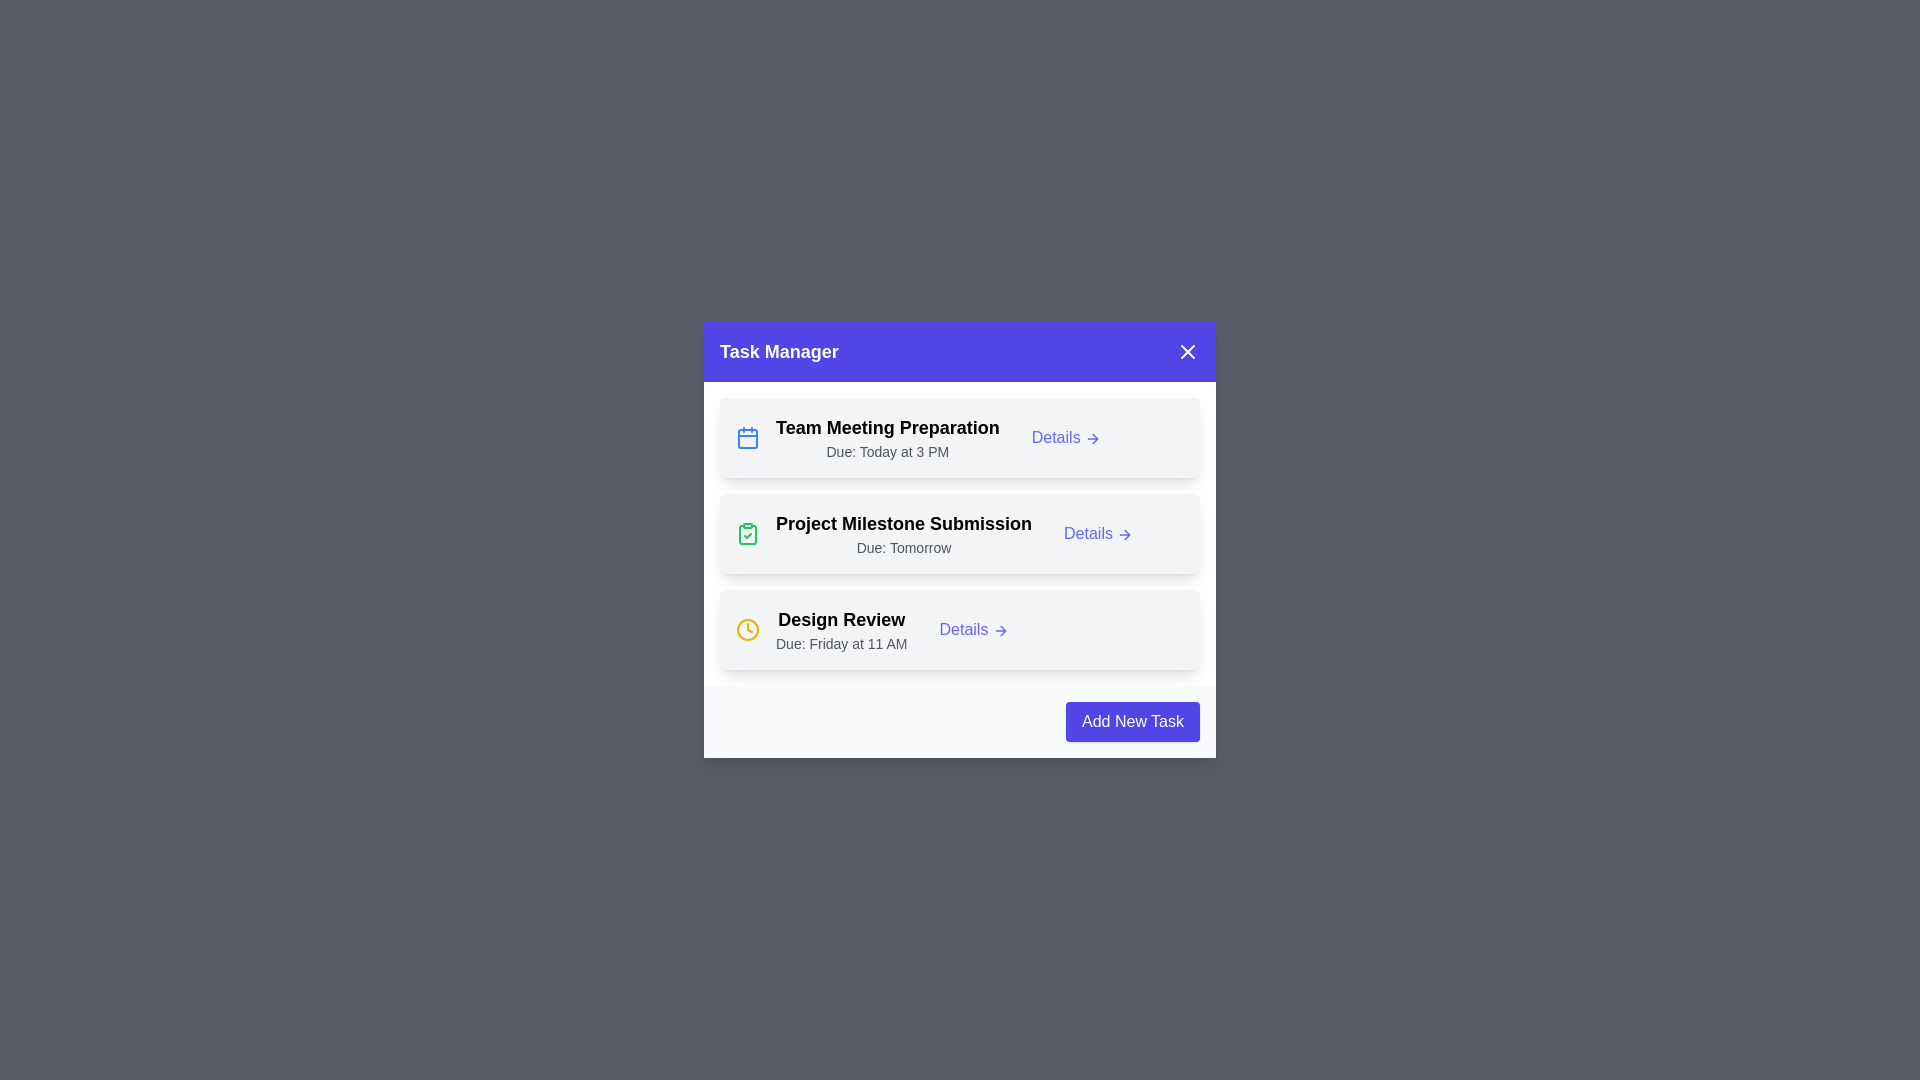 The width and height of the screenshot is (1920, 1080). I want to click on the Vector icon embedded in the 'Details' hyperlink for the second task in the task manager interface, so click(1092, 437).